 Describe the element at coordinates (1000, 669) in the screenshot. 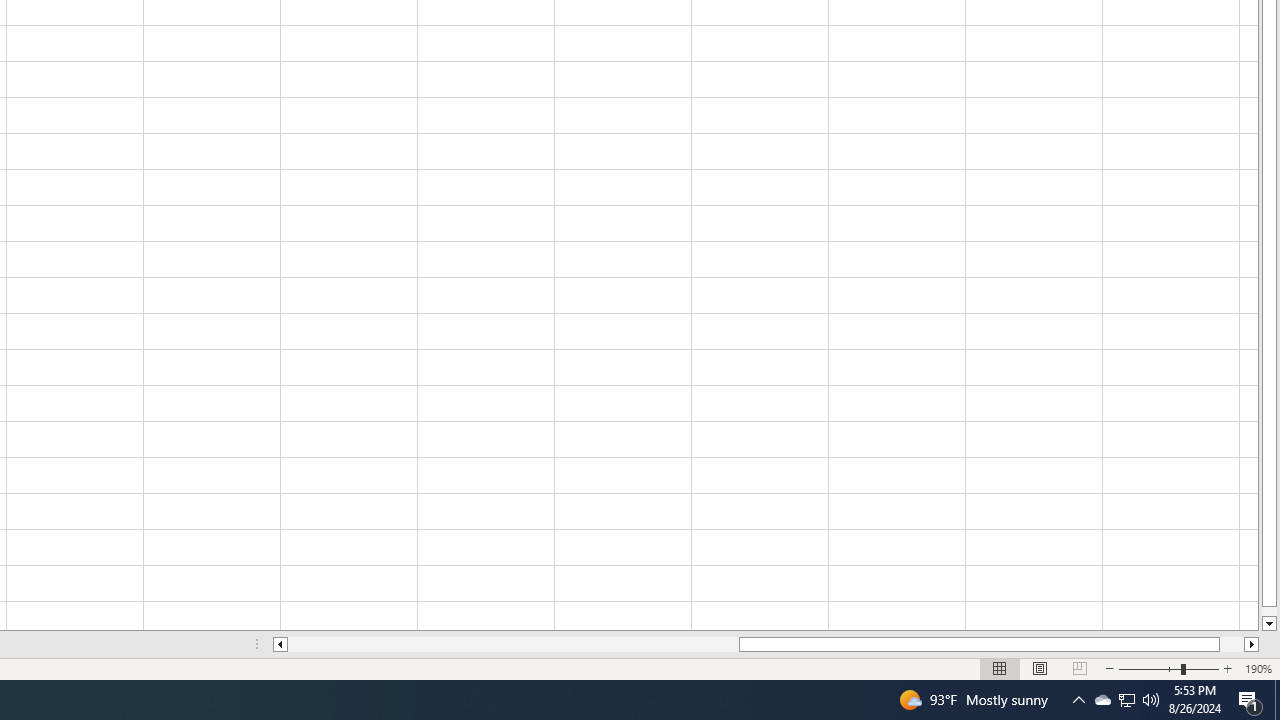

I see `'Normal'` at that location.